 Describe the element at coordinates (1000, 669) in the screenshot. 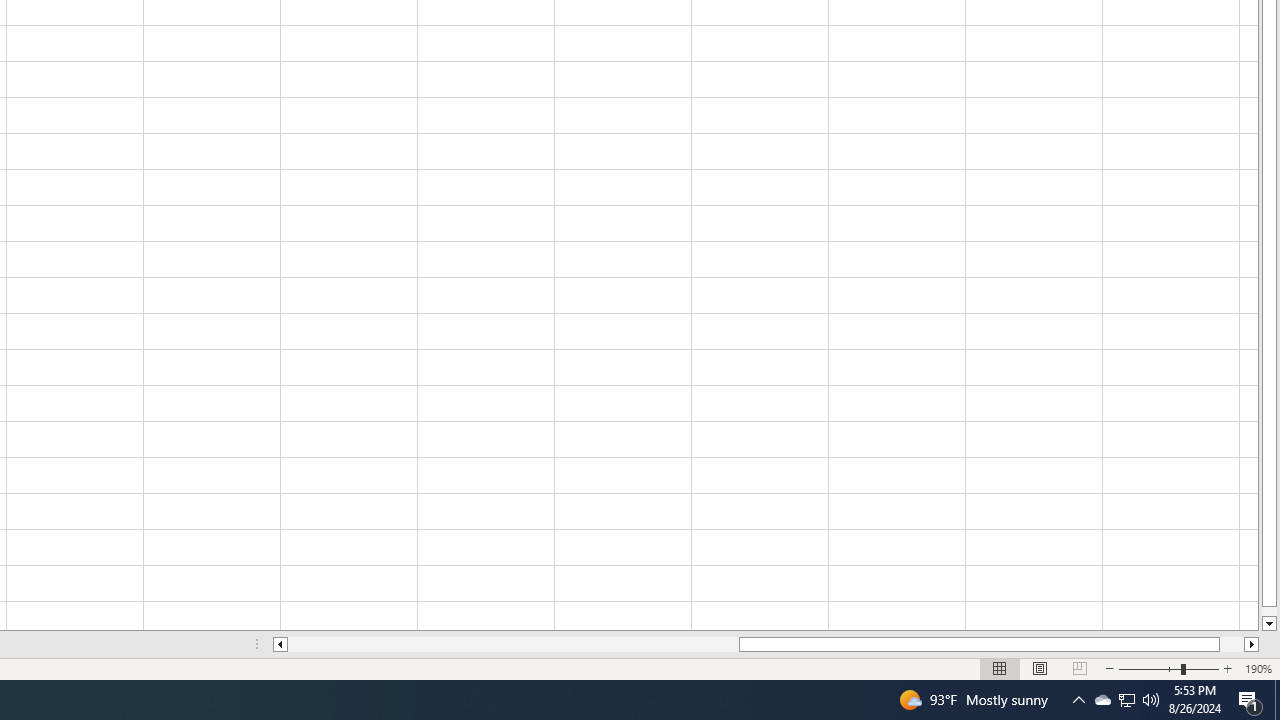

I see `'Normal'` at that location.